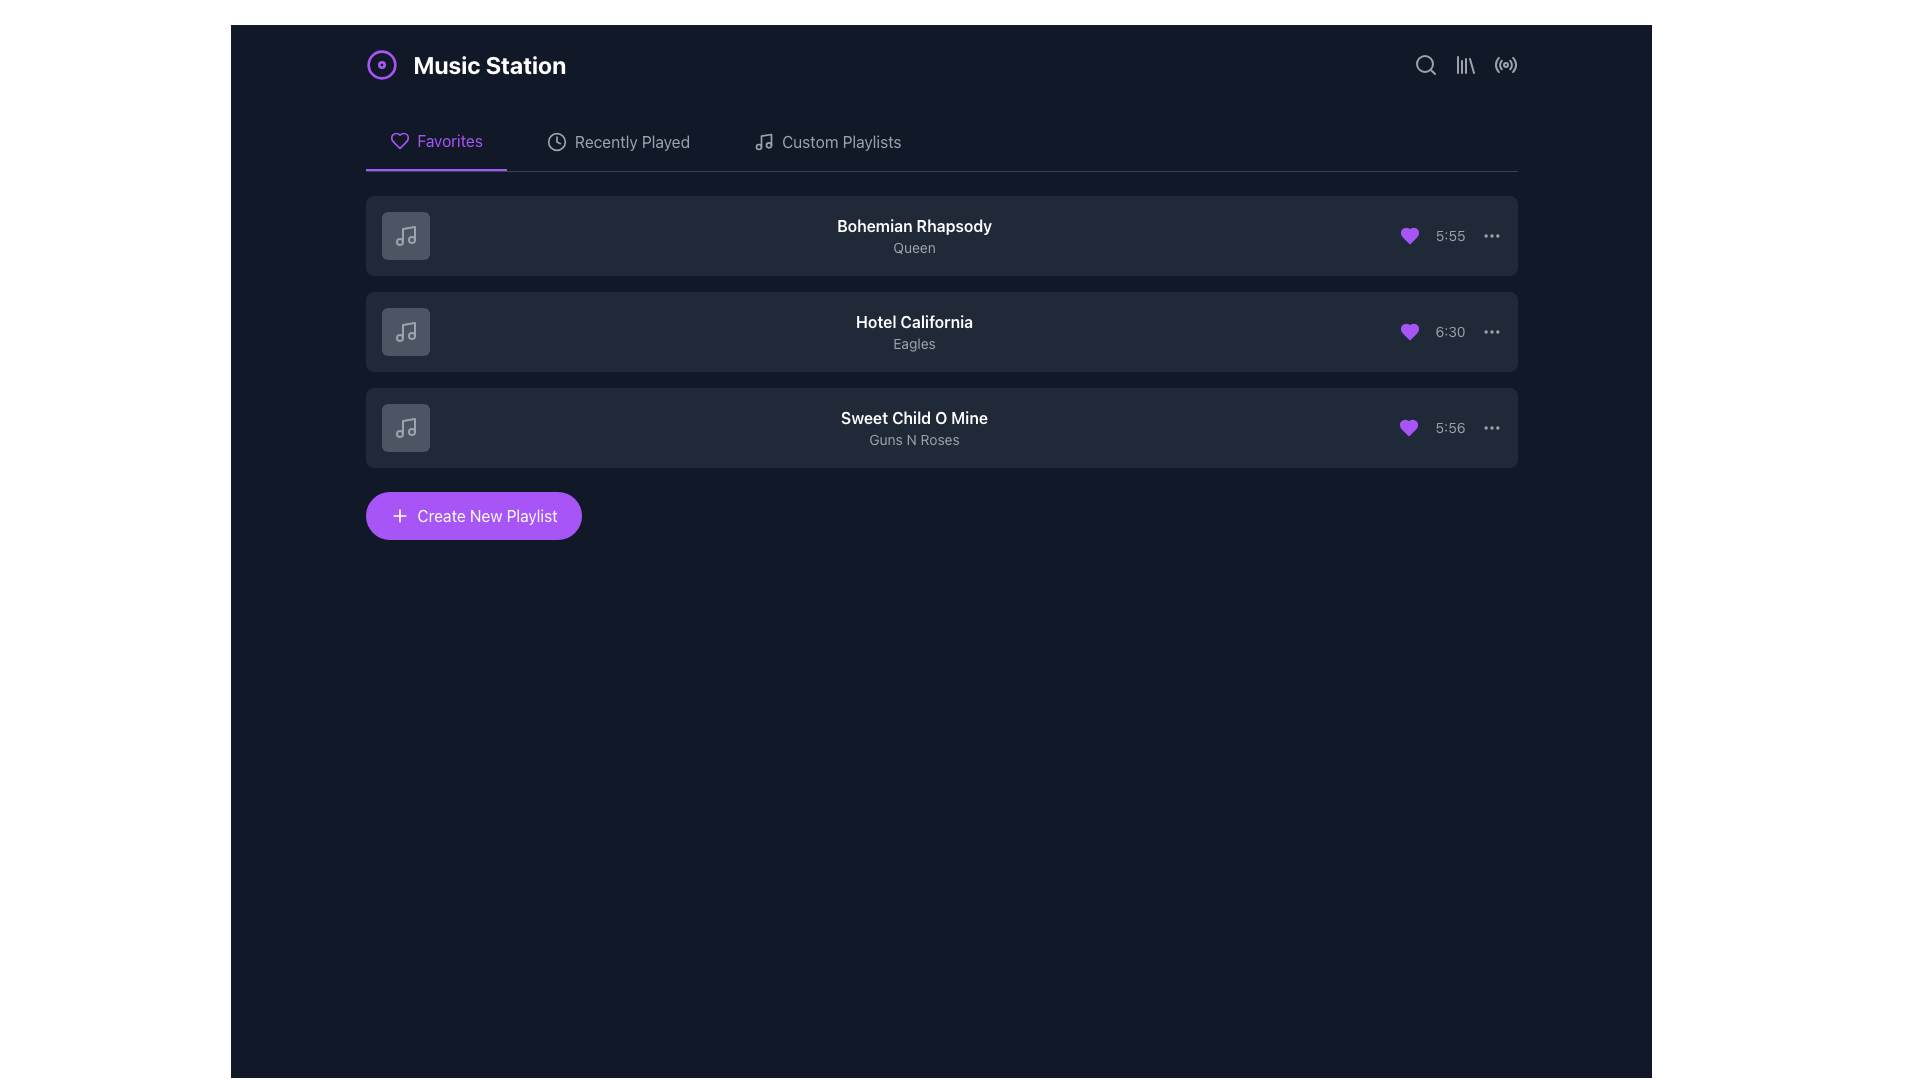 The image size is (1920, 1080). I want to click on the circular search icon represented by a gray magnifying glass located in the top-right corner of the interface to initiate a search, so click(1423, 63).